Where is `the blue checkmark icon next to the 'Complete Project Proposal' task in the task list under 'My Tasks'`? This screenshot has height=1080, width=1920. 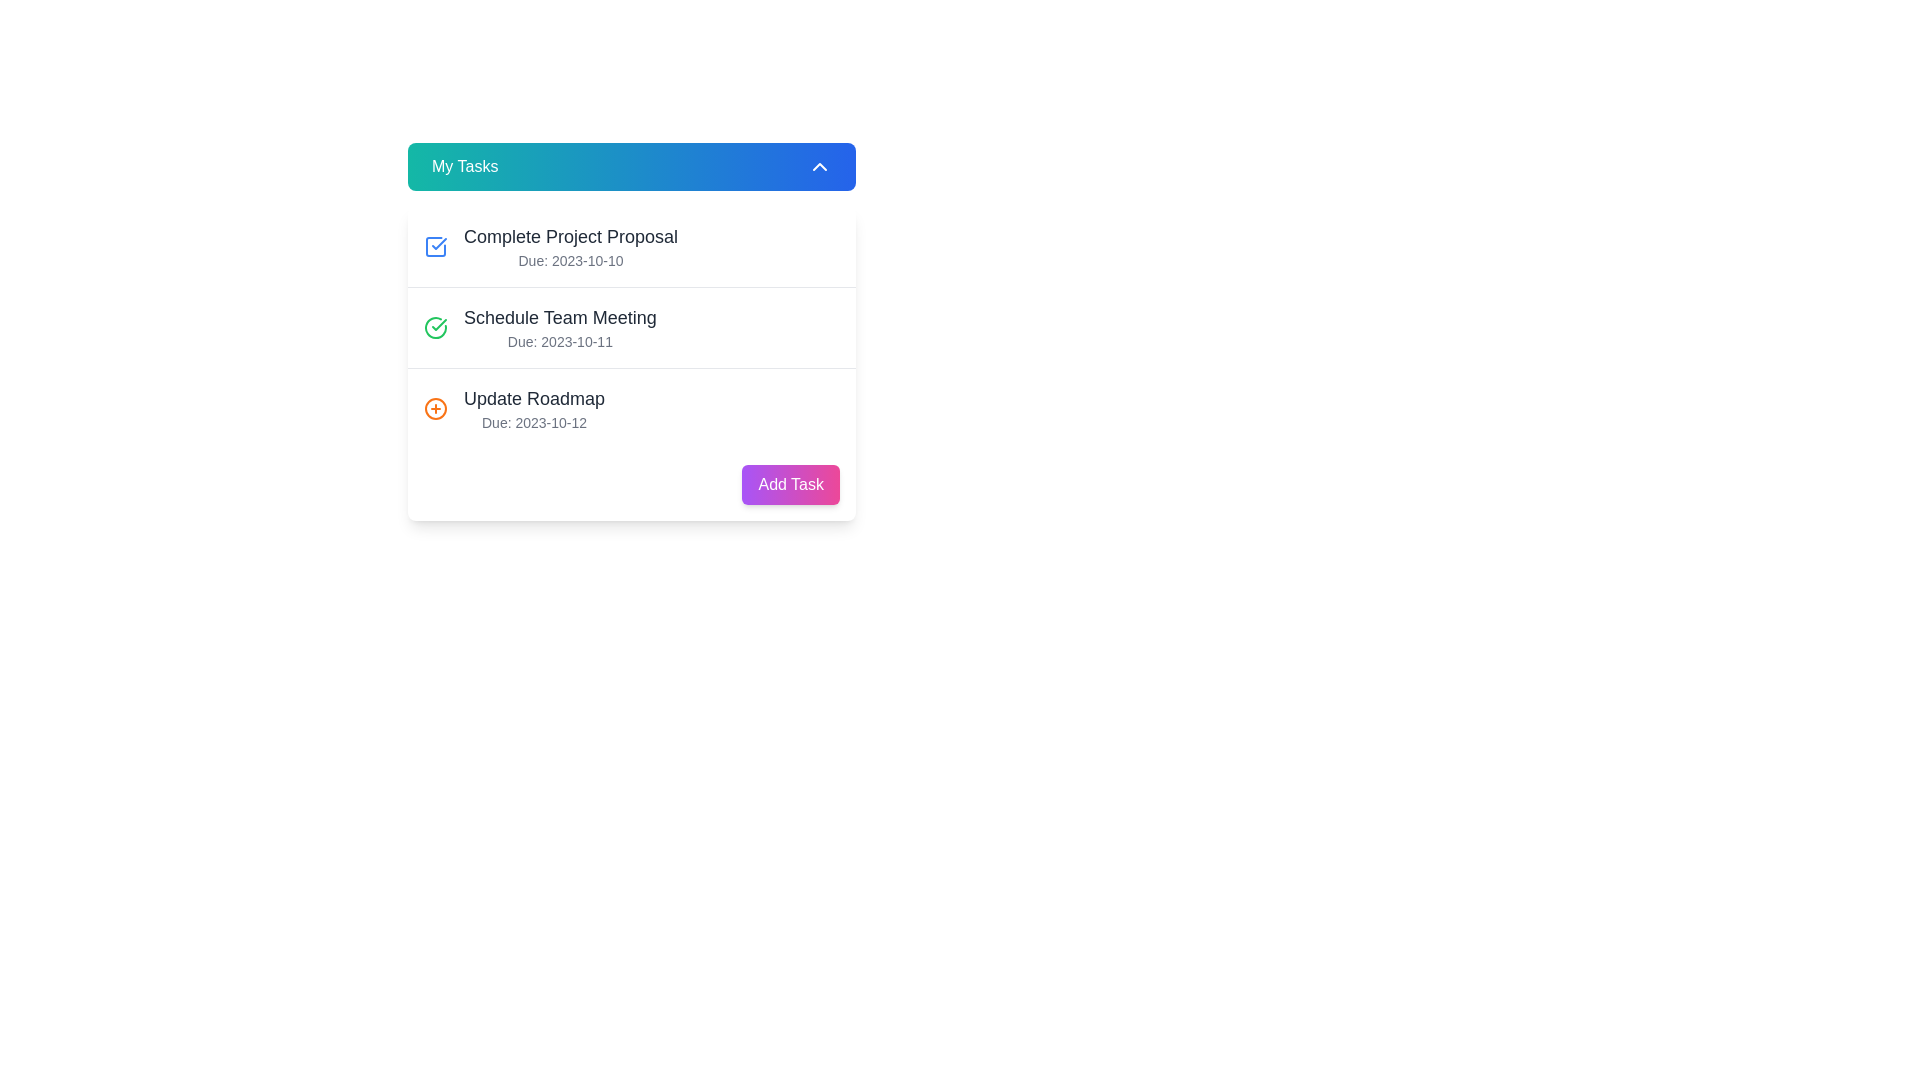 the blue checkmark icon next to the 'Complete Project Proposal' task in the task list under 'My Tasks' is located at coordinates (435, 245).